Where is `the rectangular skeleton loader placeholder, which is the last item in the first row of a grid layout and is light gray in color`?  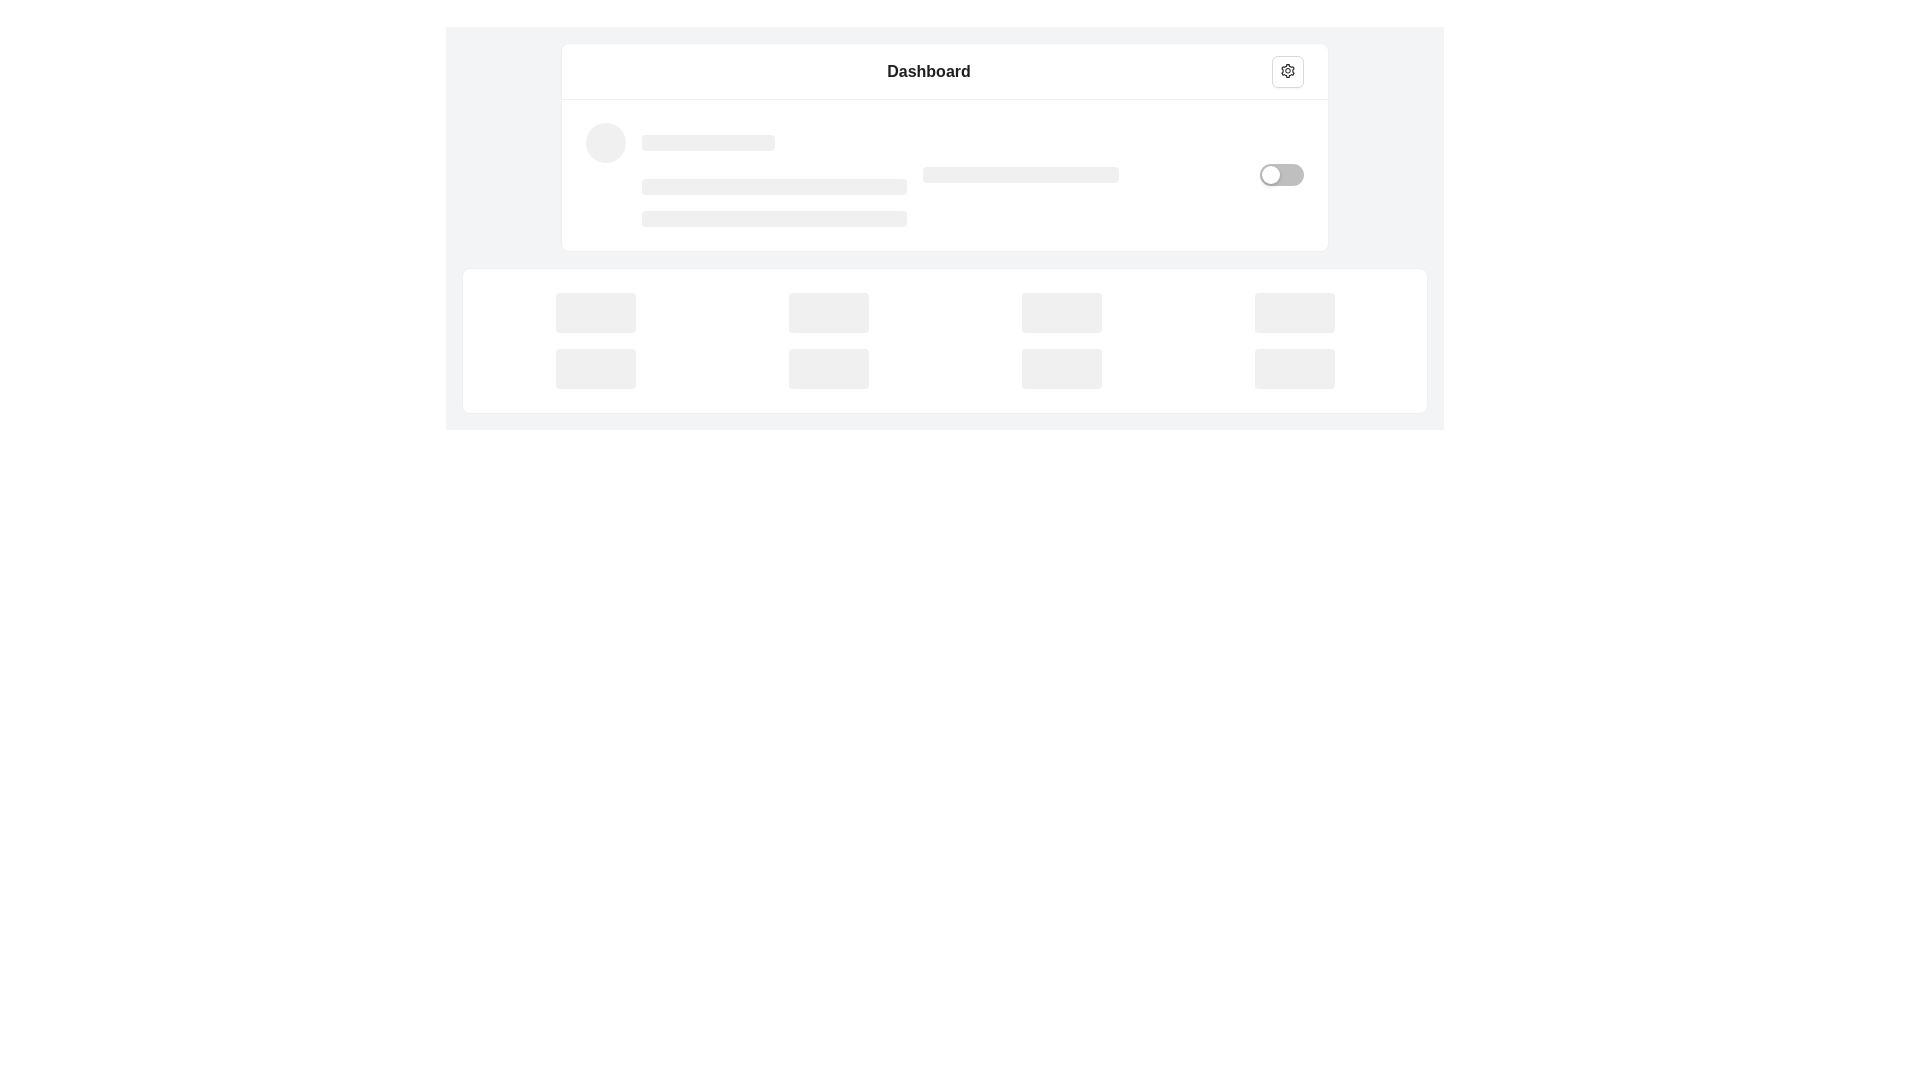 the rectangular skeleton loader placeholder, which is the last item in the first row of a grid layout and is light gray in color is located at coordinates (1294, 312).